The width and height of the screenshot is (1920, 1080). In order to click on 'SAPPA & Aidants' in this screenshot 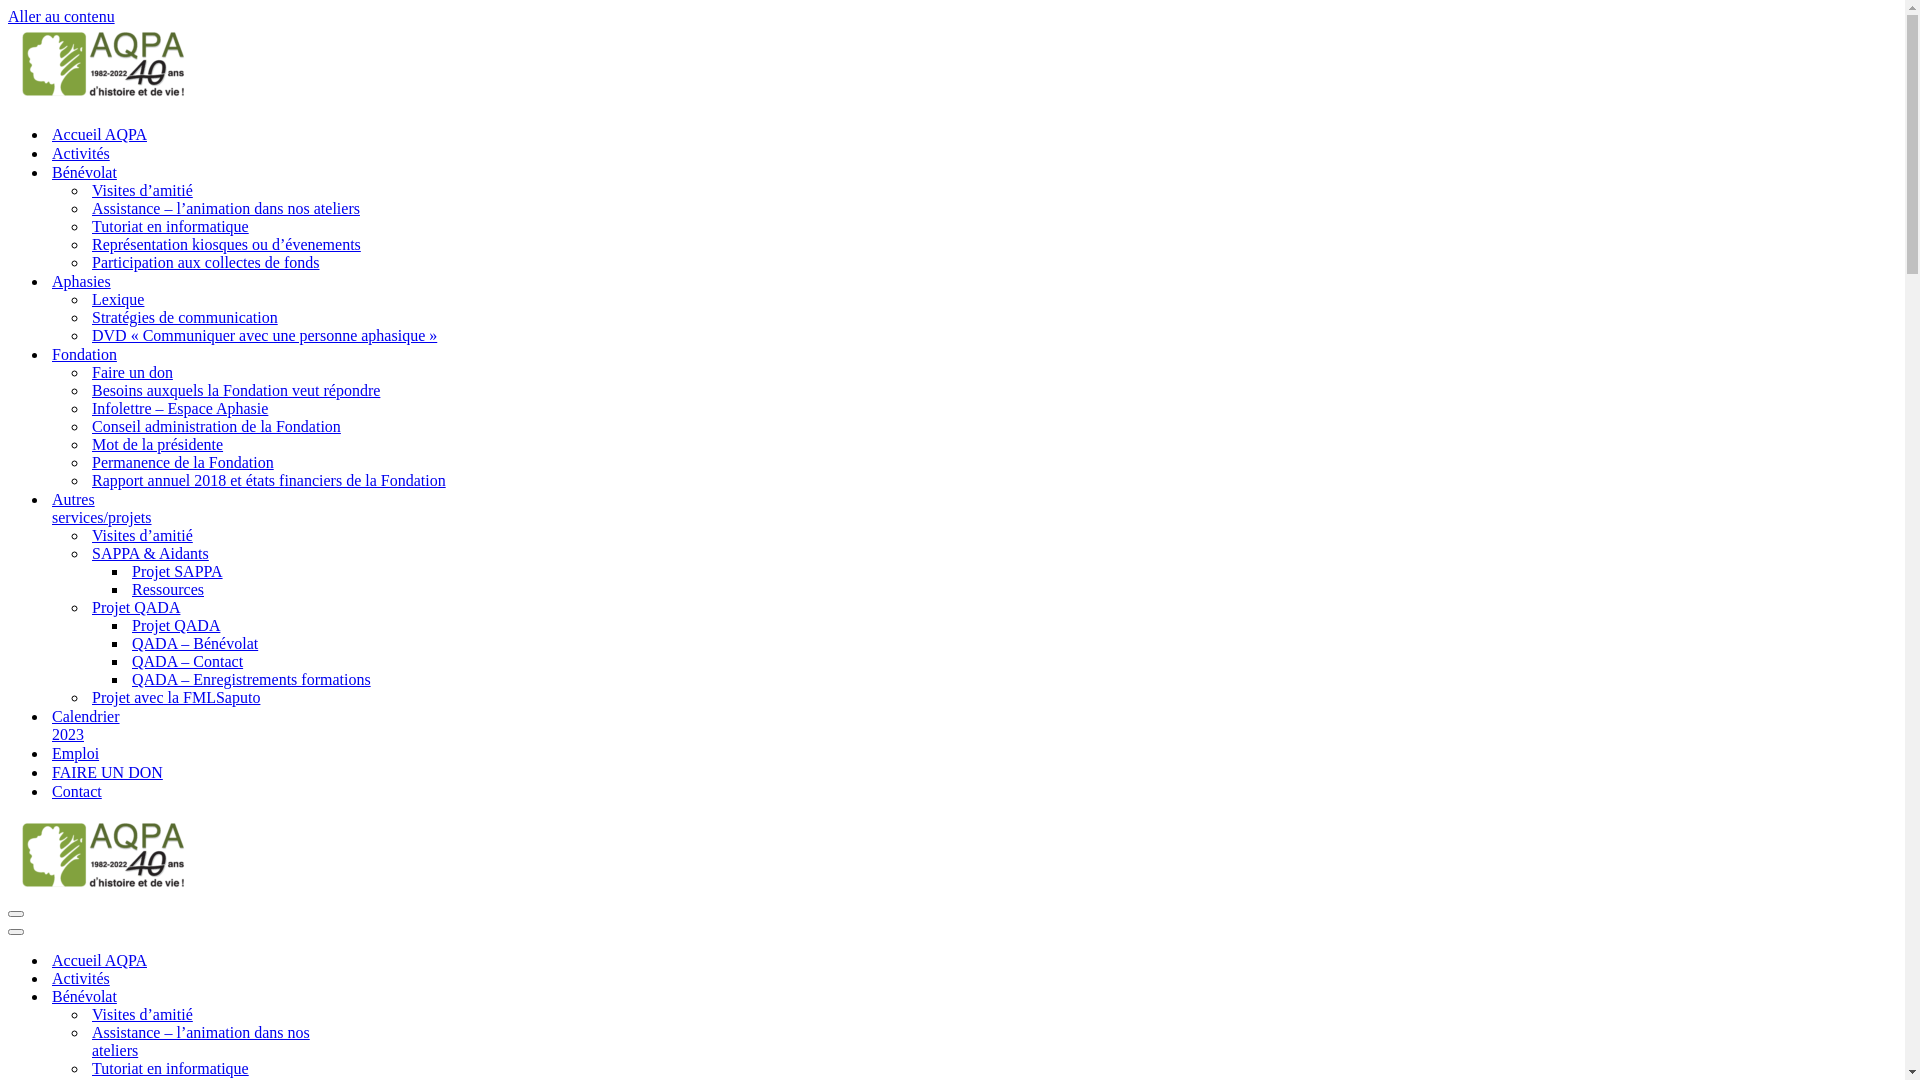, I will do `click(149, 554)`.